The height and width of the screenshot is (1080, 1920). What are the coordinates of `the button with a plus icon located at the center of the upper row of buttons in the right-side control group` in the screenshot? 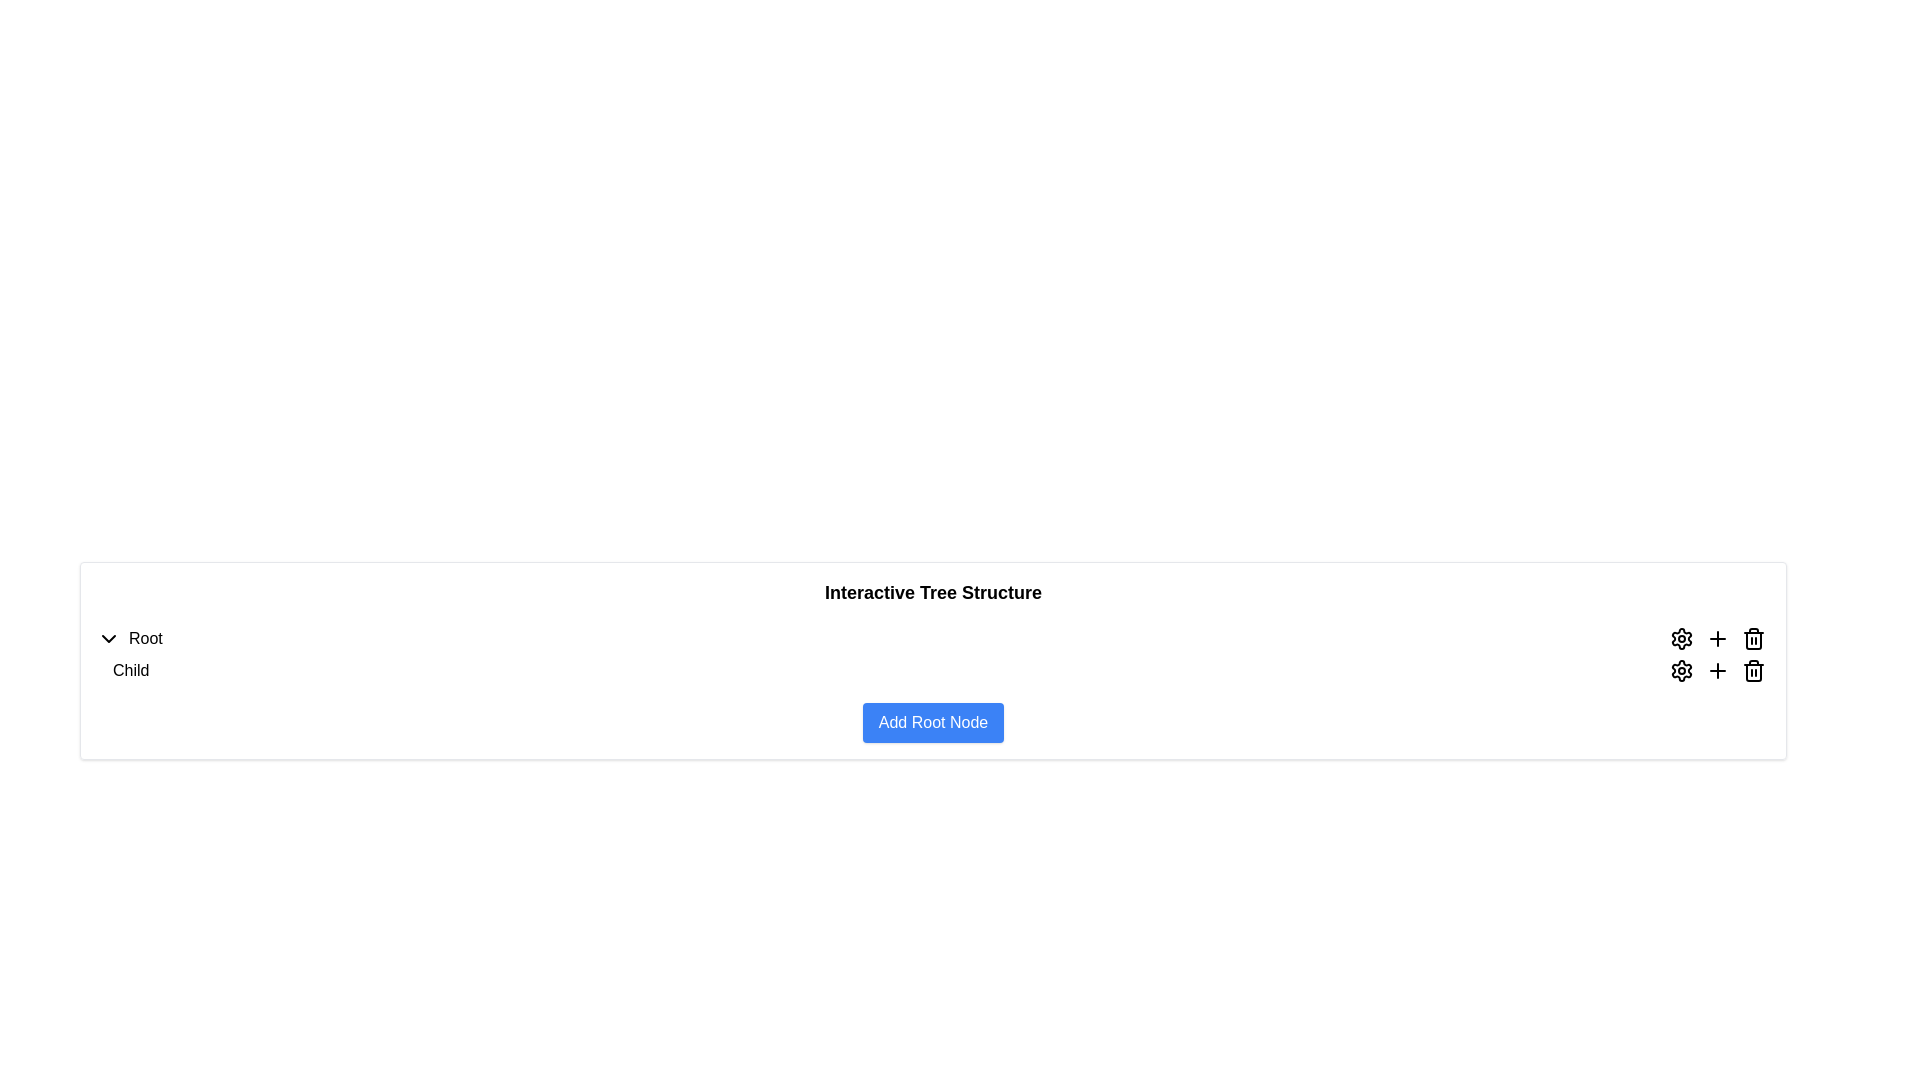 It's located at (1717, 639).